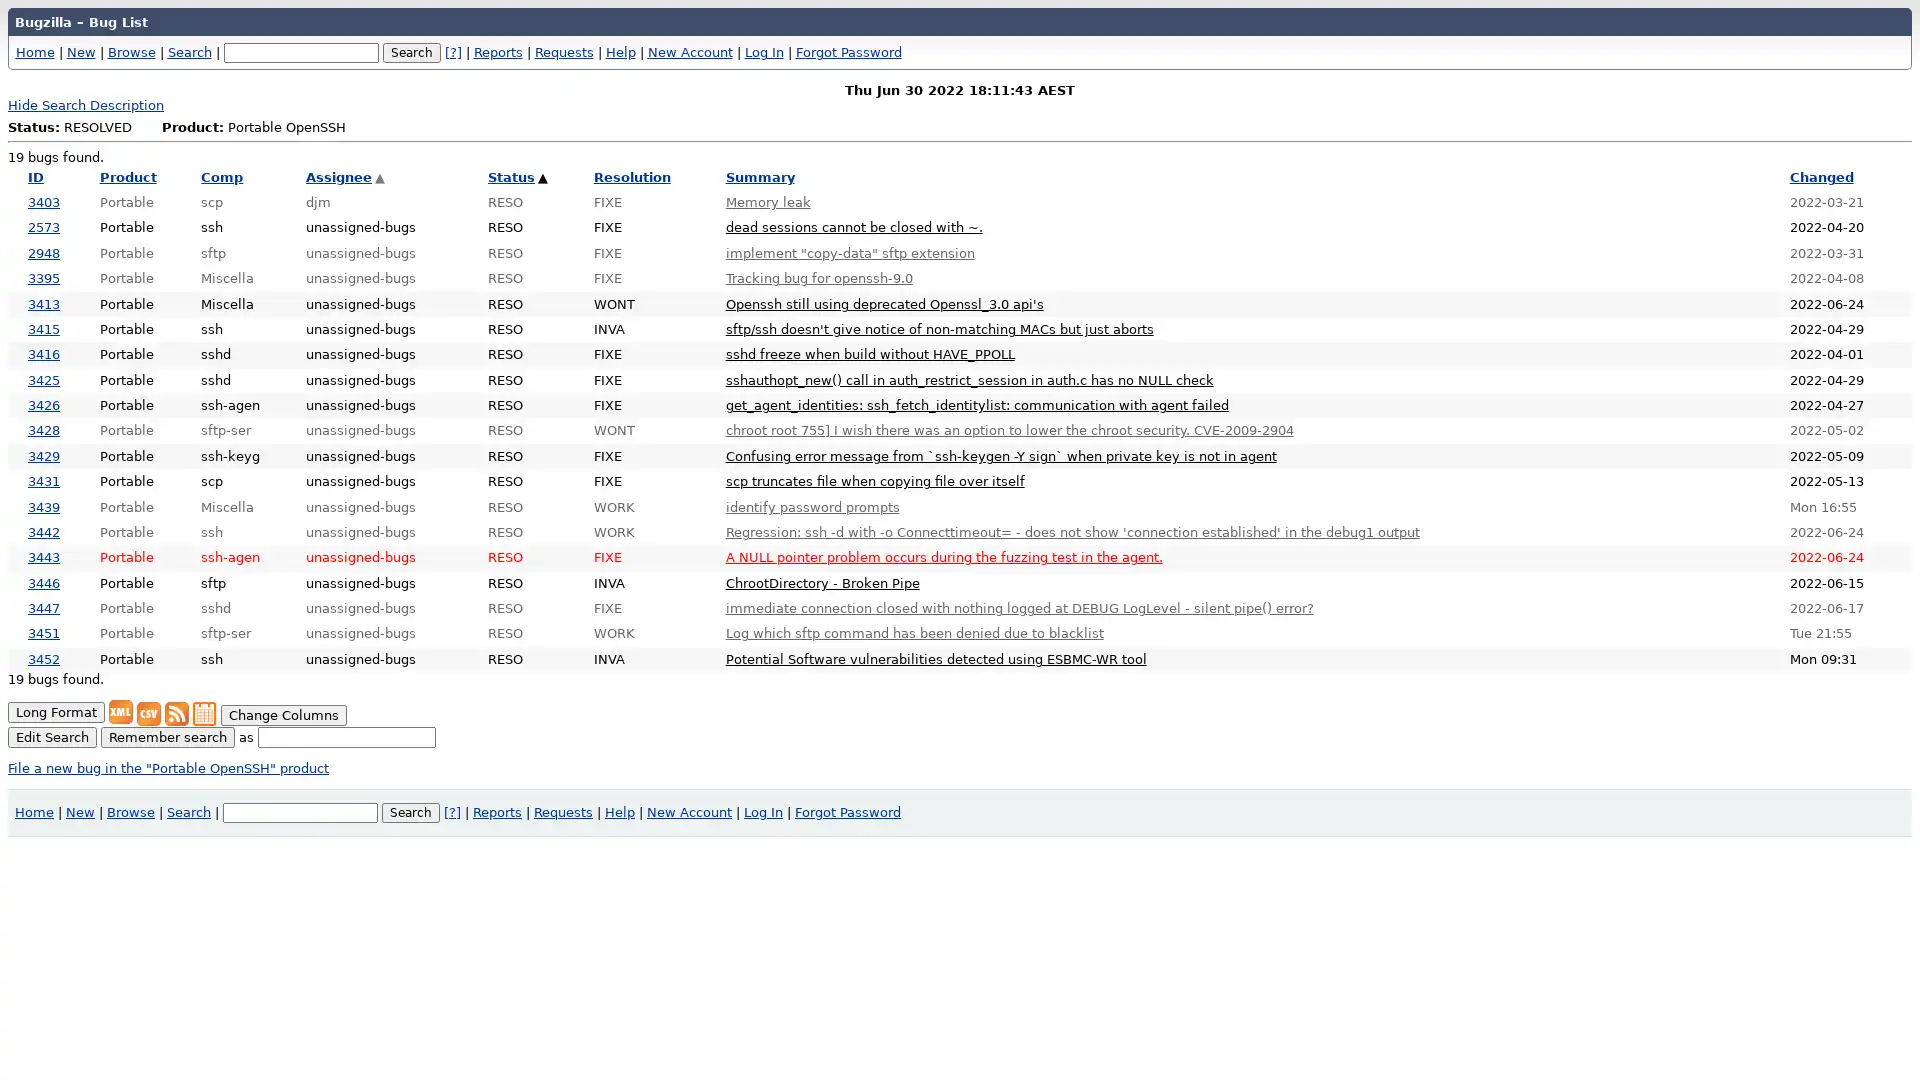 Image resolution: width=1920 pixels, height=1080 pixels. What do you see at coordinates (410, 50) in the screenshot?
I see `Search` at bounding box center [410, 50].